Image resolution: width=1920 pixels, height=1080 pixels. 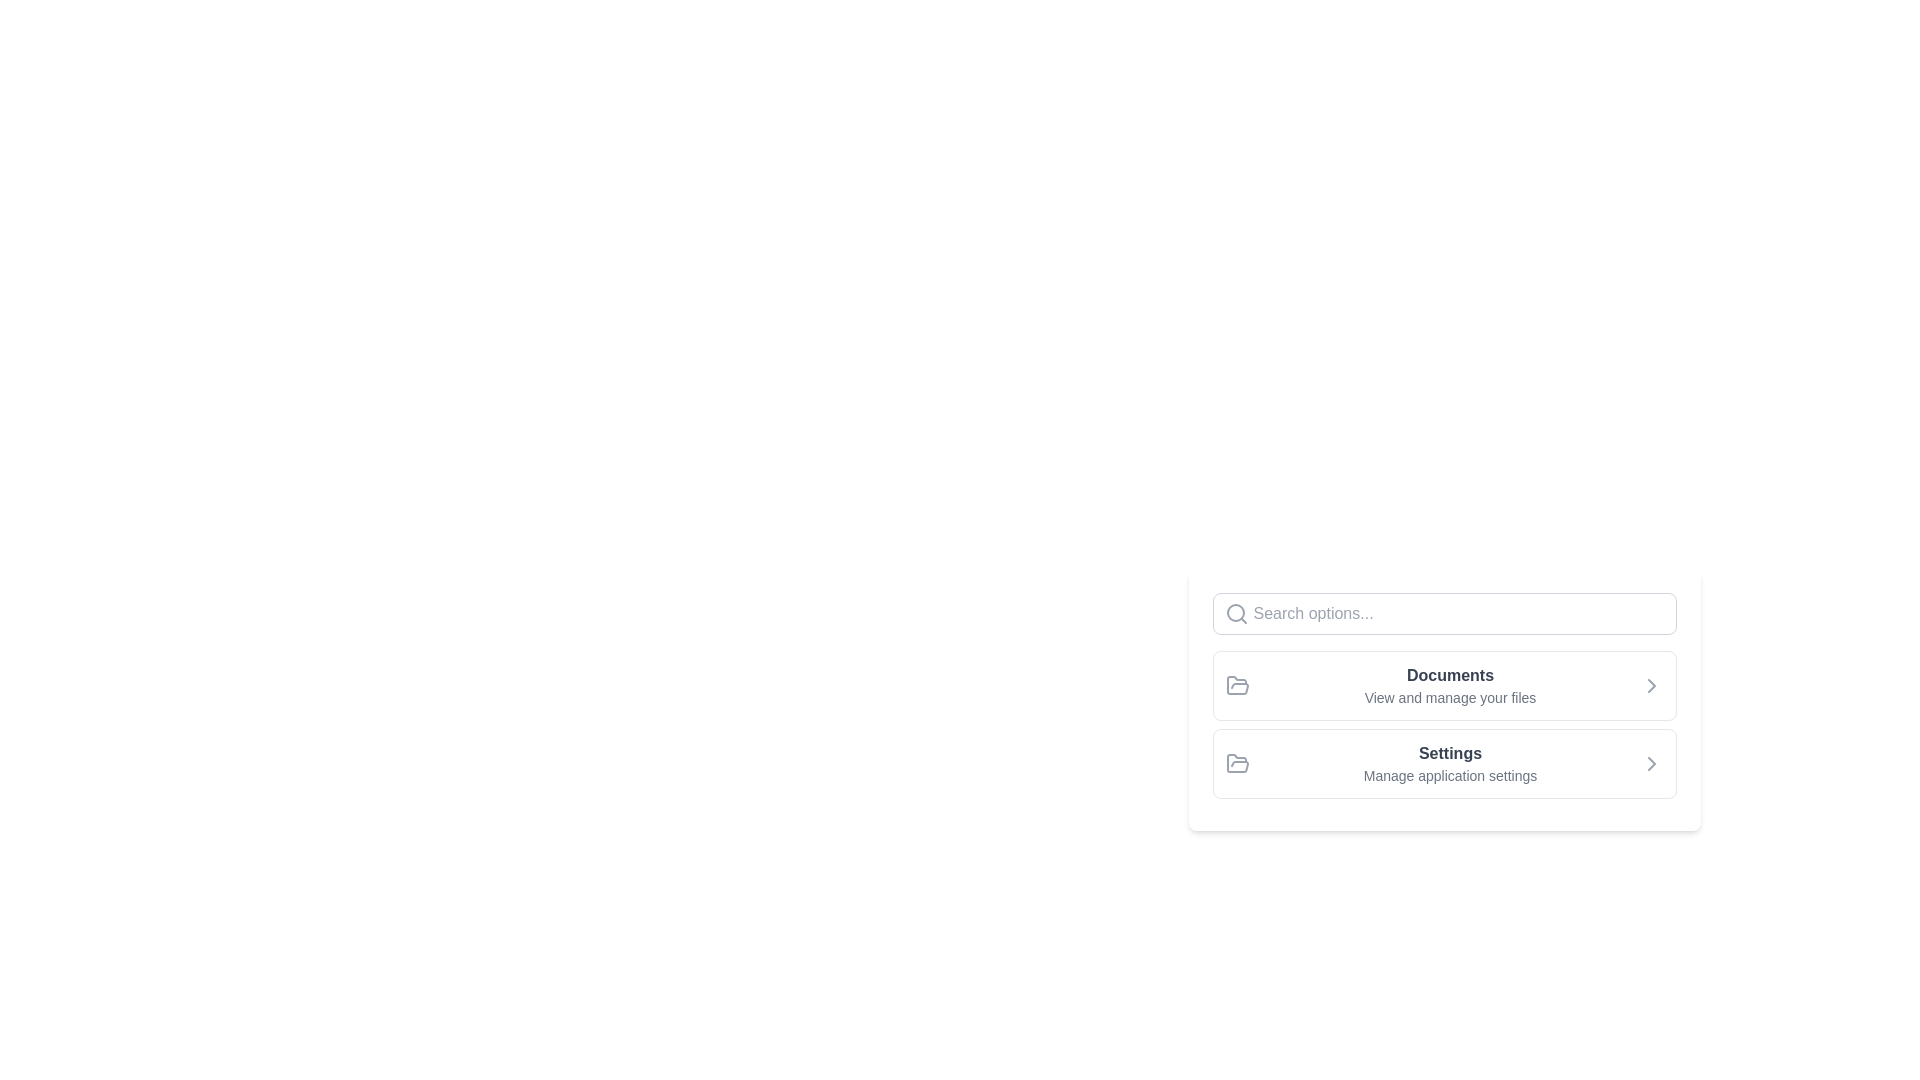 I want to click on the panel containing selectable options which has a white background, rounded corners, and includes entries labeled 'Documents' and 'Settings', so click(x=1444, y=785).